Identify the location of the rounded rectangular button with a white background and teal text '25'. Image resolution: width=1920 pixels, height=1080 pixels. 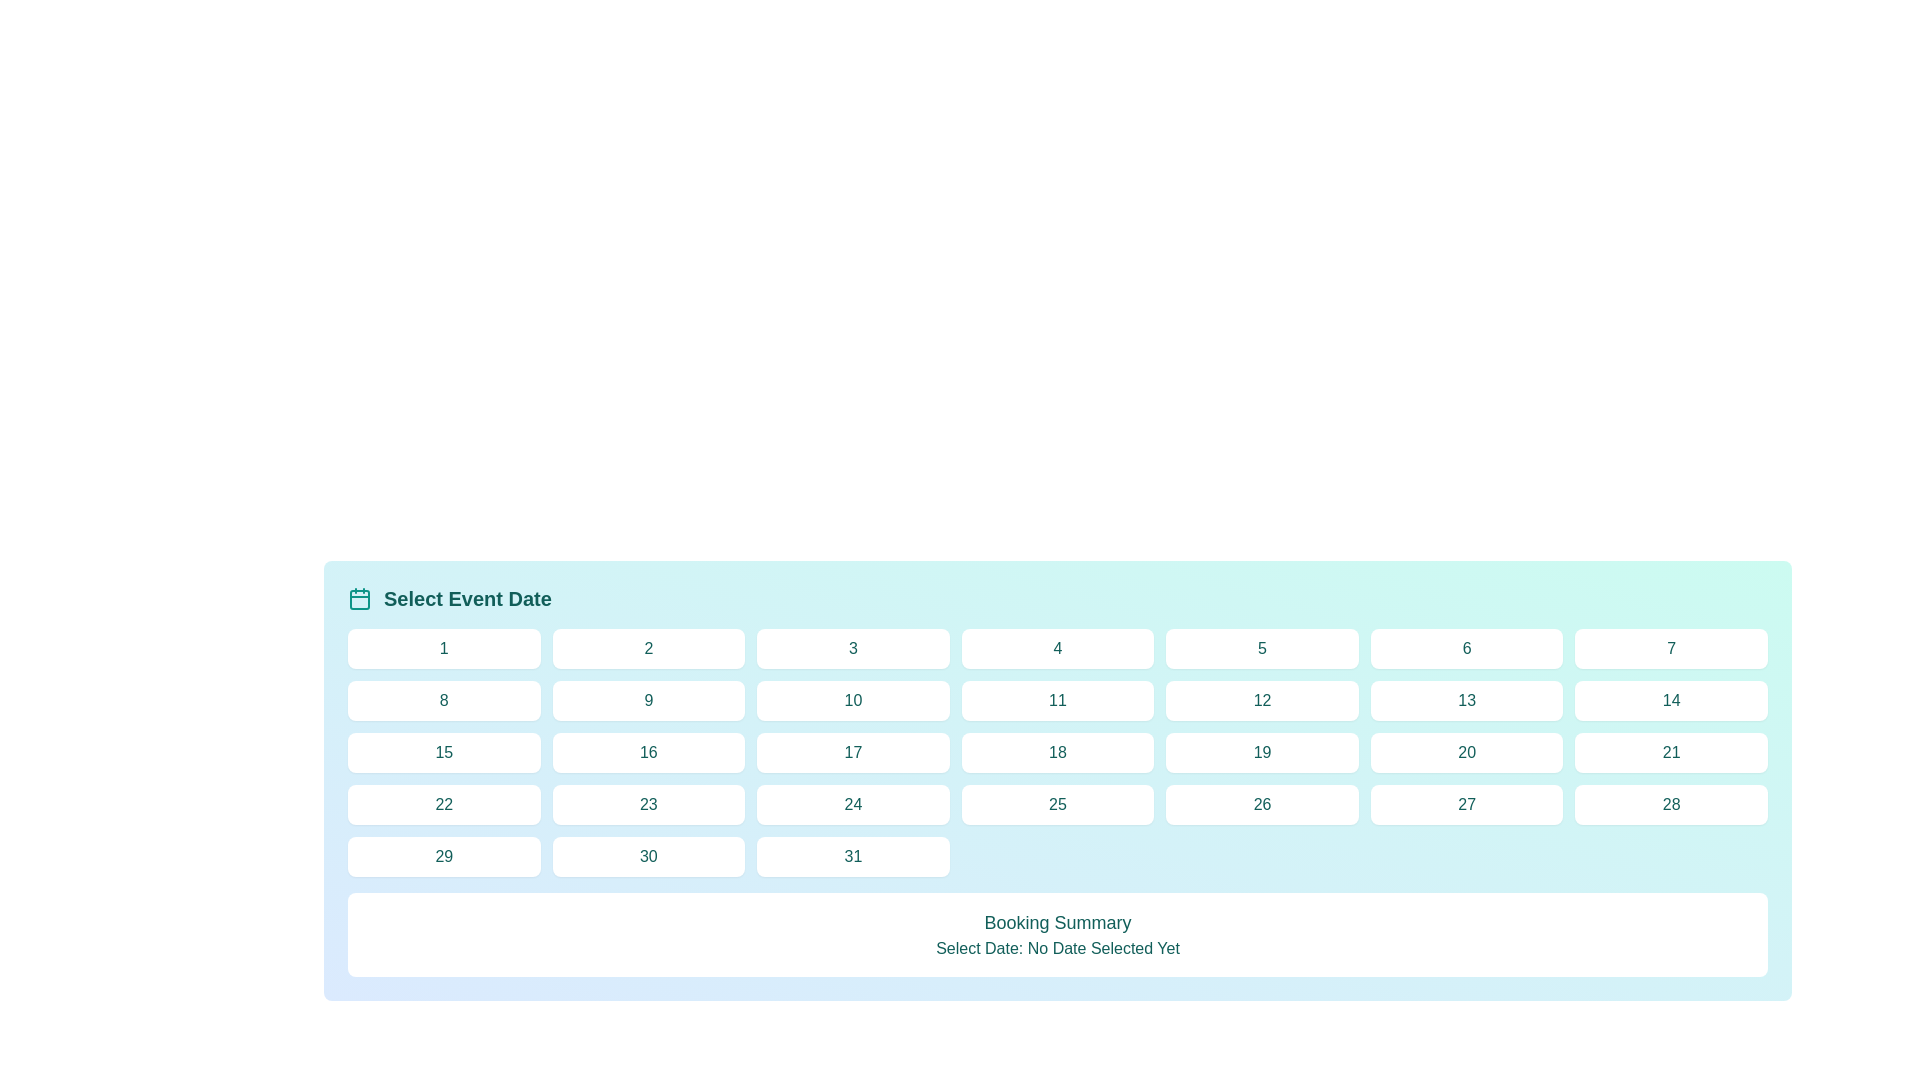
(1056, 804).